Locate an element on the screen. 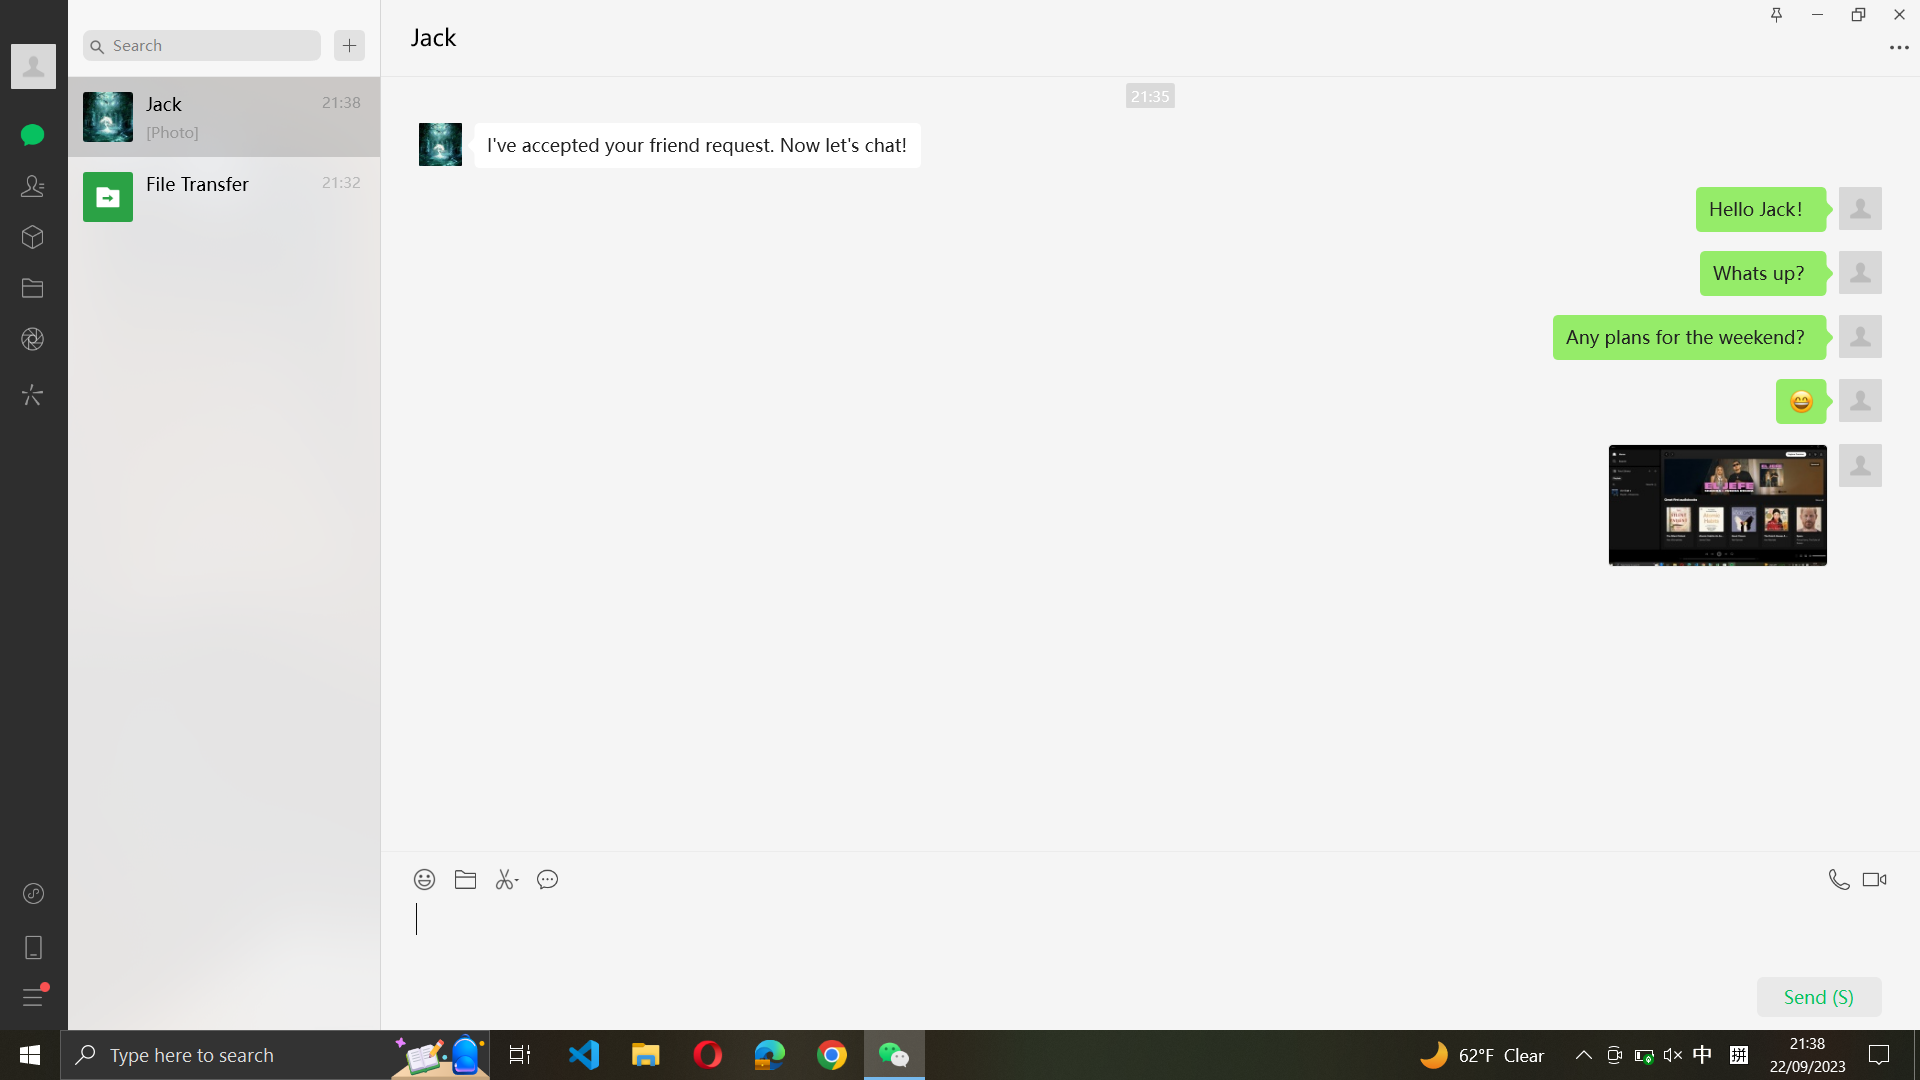 Image resolution: width=1920 pixels, height=1080 pixels. the second contact in the contacts tab is located at coordinates (33, 185).